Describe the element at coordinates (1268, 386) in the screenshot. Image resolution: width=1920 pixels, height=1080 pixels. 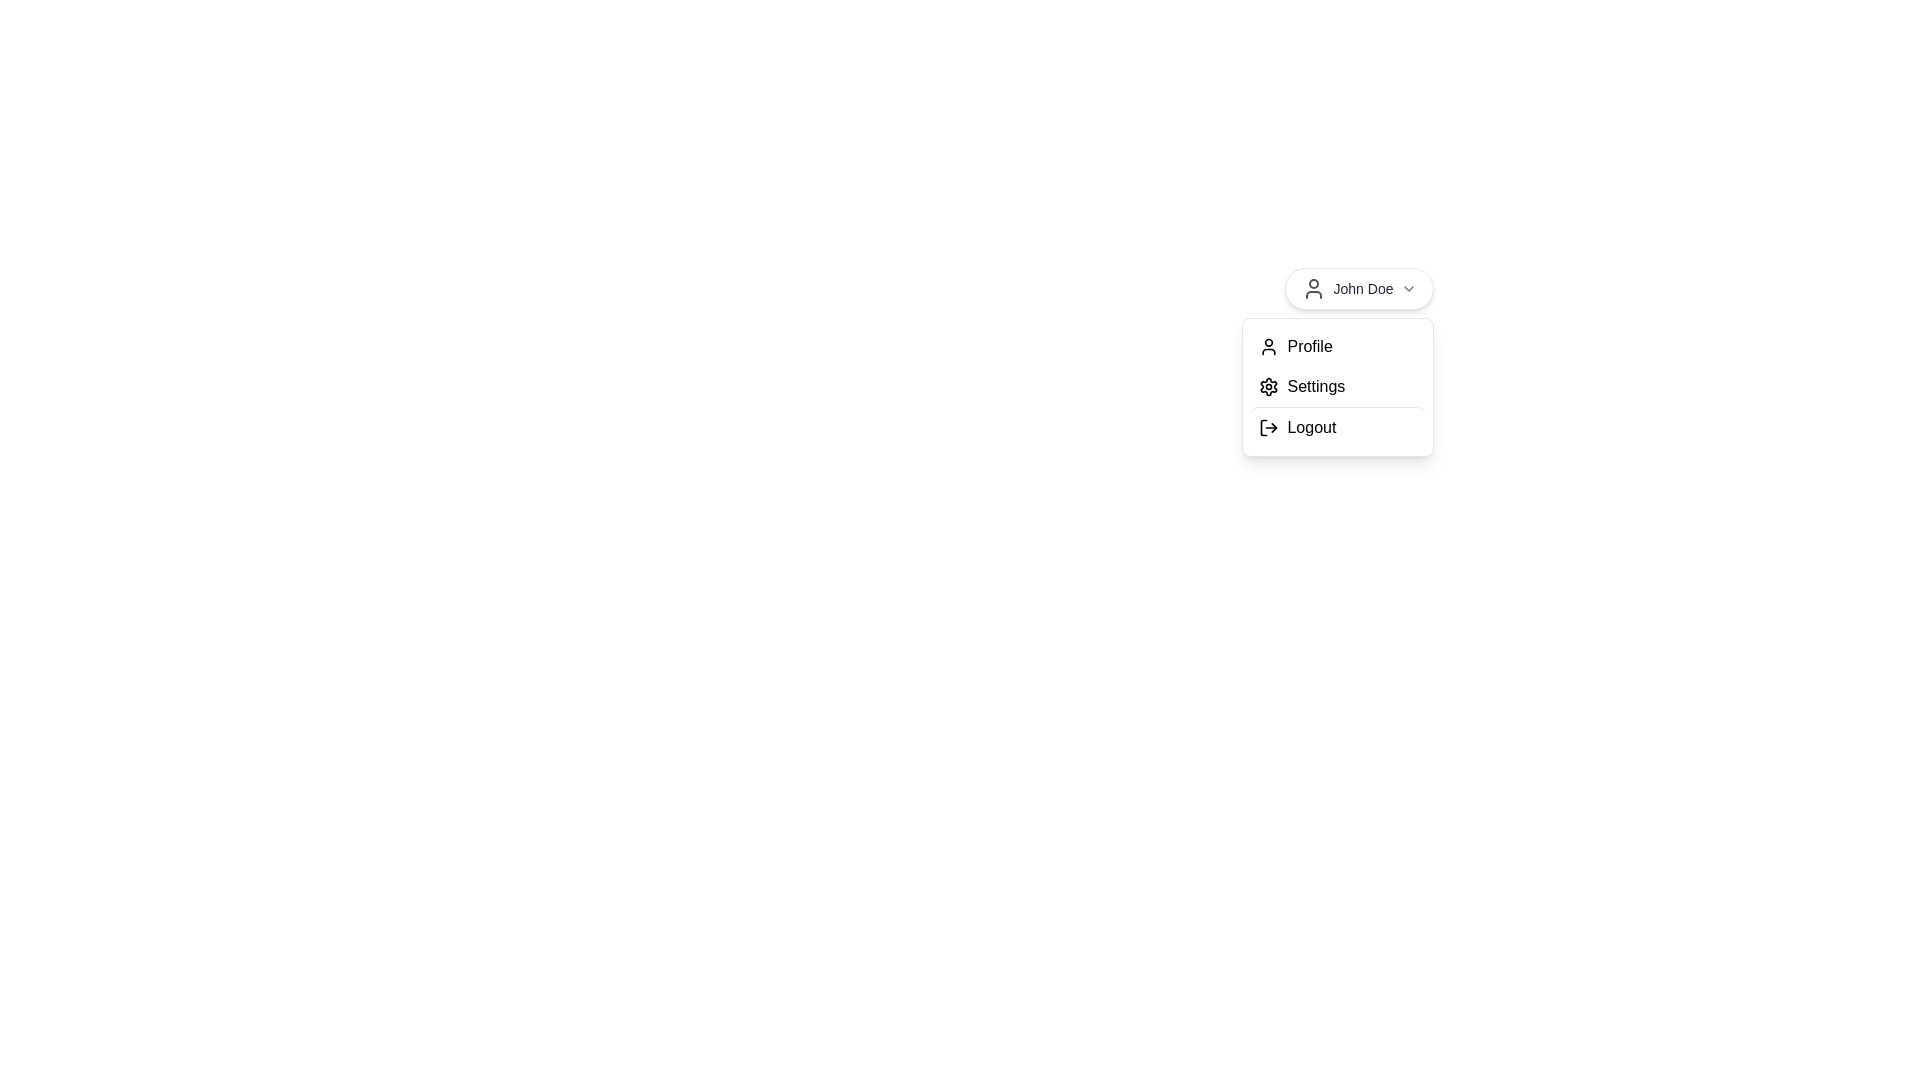
I see `the visual representation of the settings icon, which is an outer gear shape located to the right of the 'Profile' option and above the 'Logout' option in the dropdown menu under the user name 'John Doe'` at that location.